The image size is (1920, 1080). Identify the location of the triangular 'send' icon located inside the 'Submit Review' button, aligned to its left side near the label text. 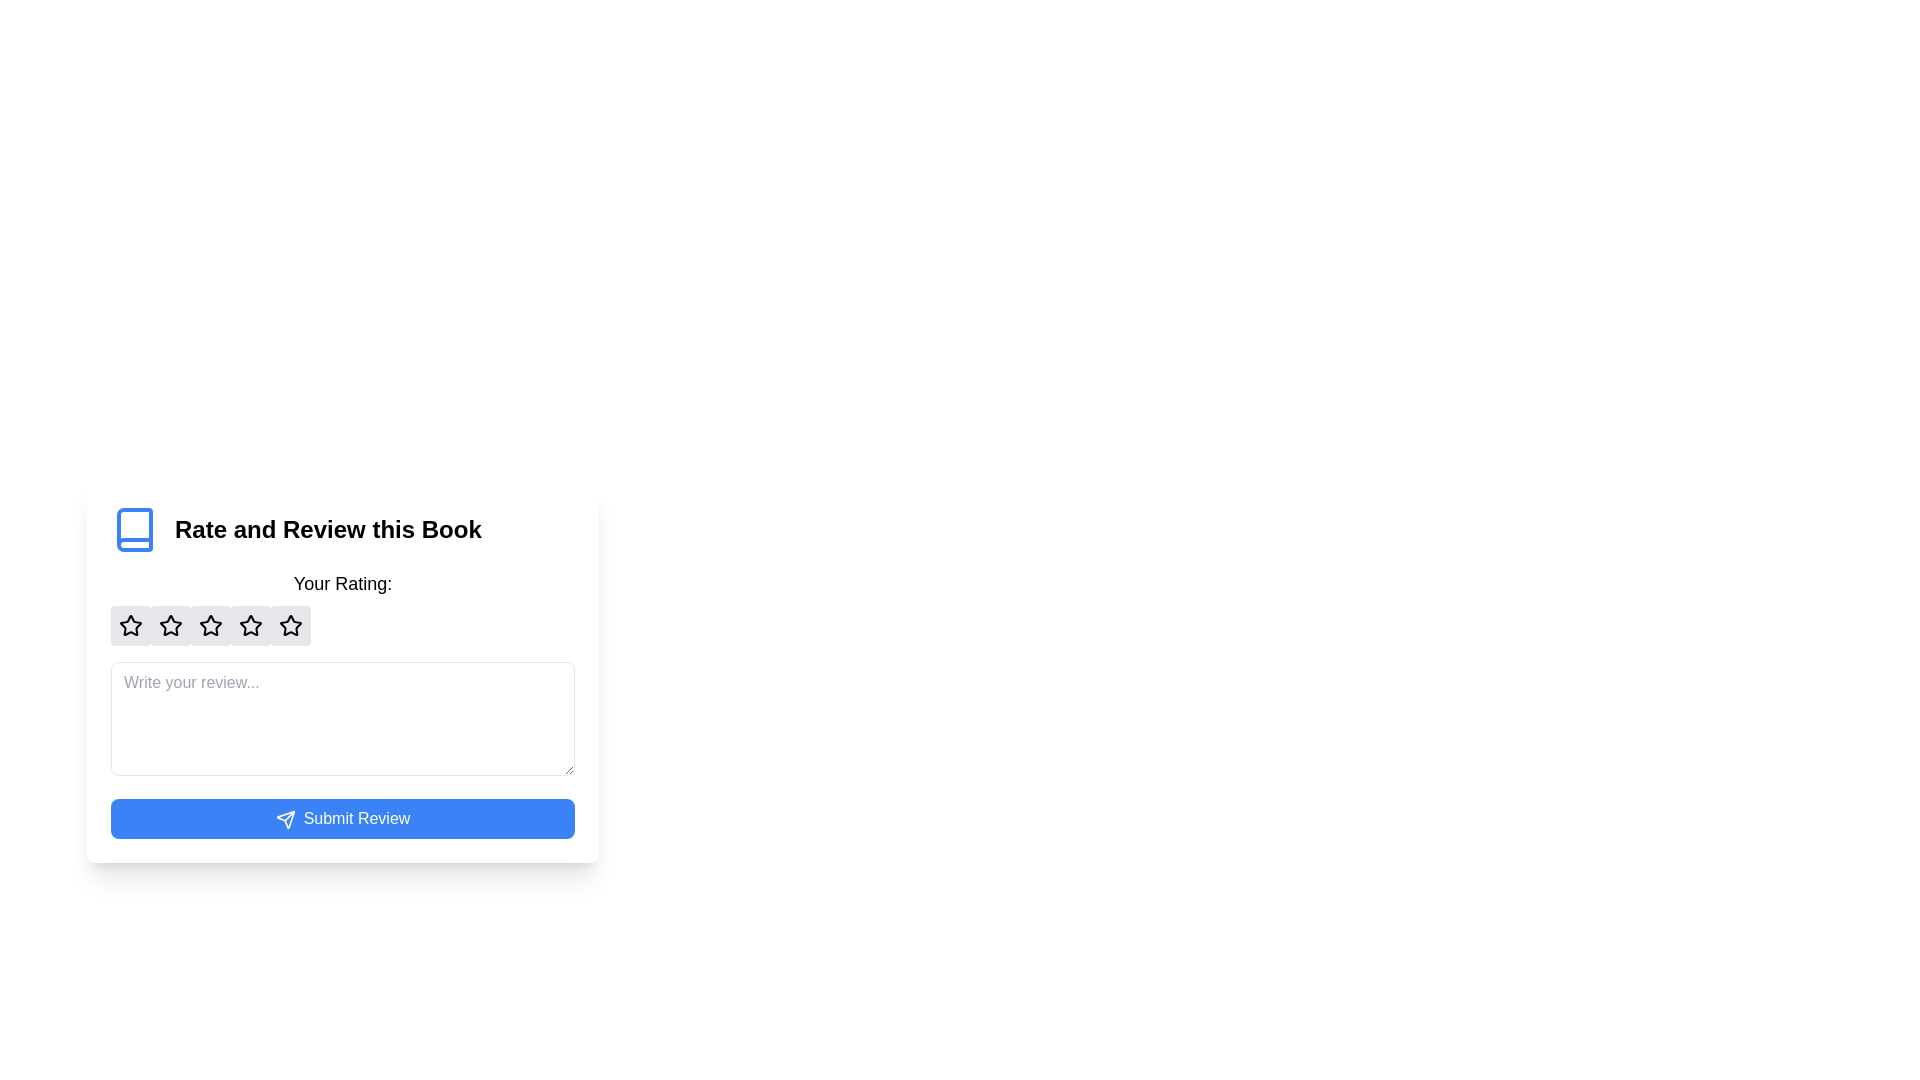
(284, 819).